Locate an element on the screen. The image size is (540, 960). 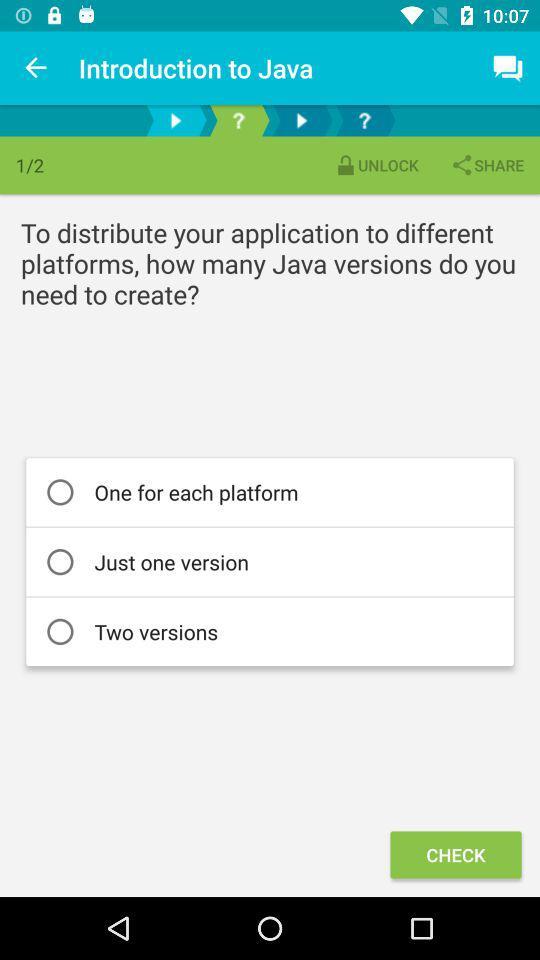
the help icon is located at coordinates (238, 120).